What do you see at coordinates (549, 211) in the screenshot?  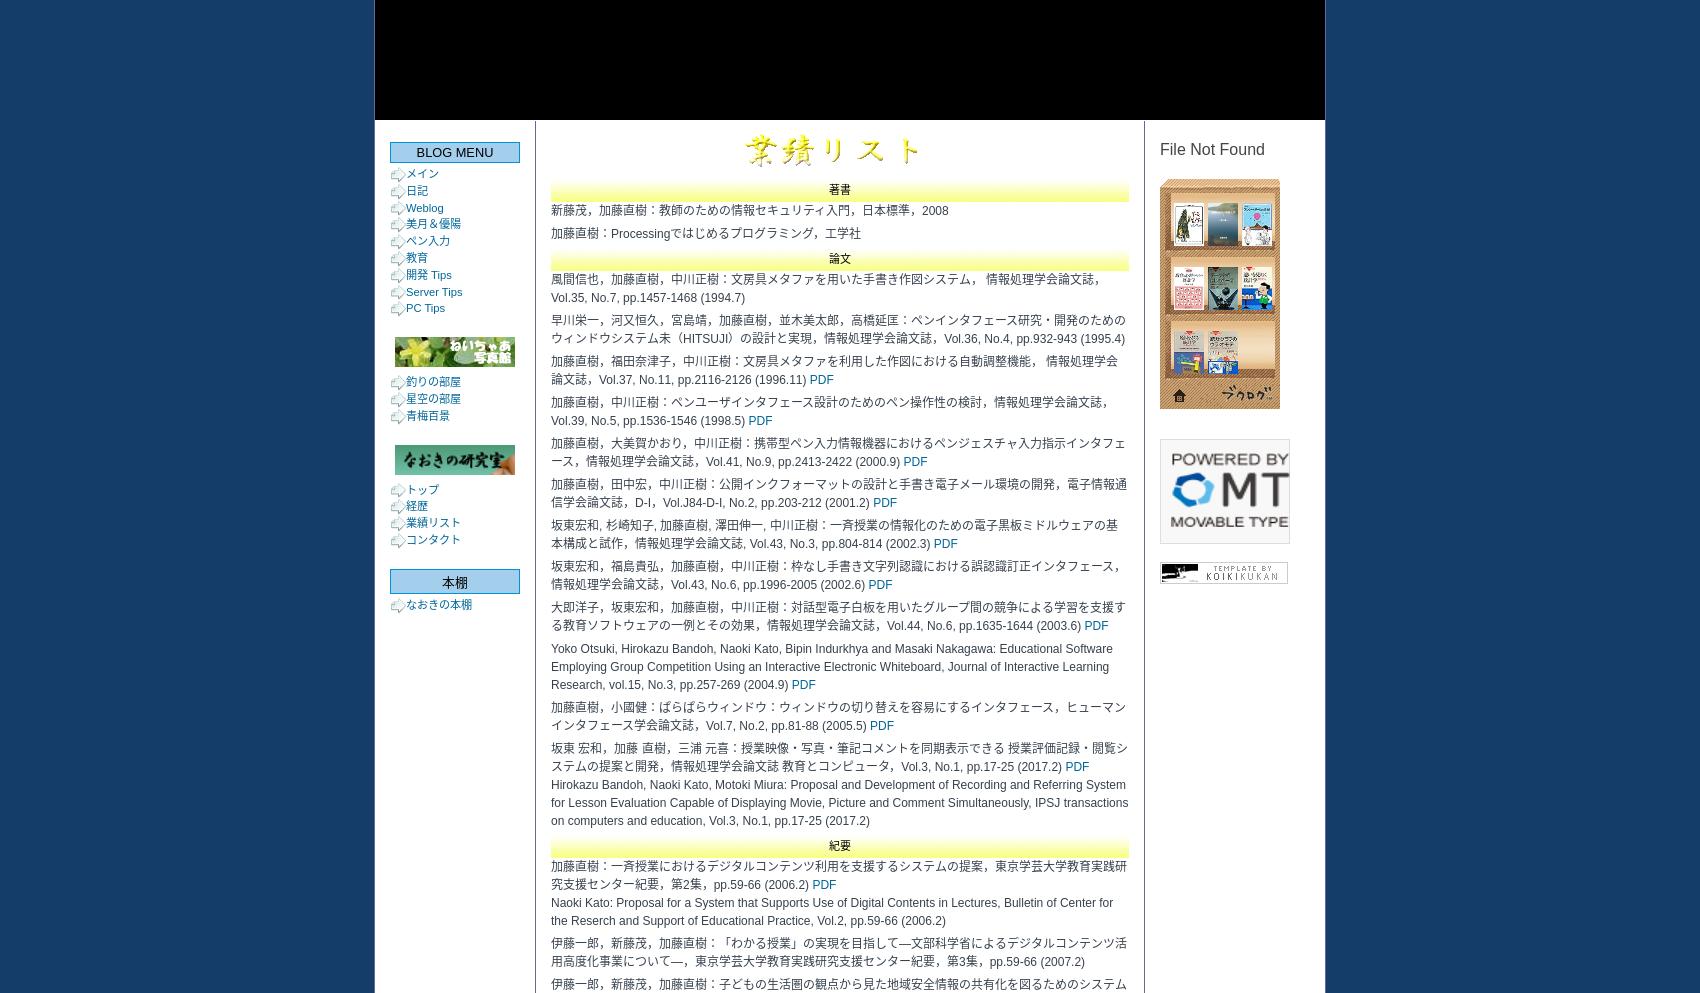 I see `'新藤茂，加藤直樹：教師のための情報セキュリティ入門，日本標準，2008'` at bounding box center [549, 211].